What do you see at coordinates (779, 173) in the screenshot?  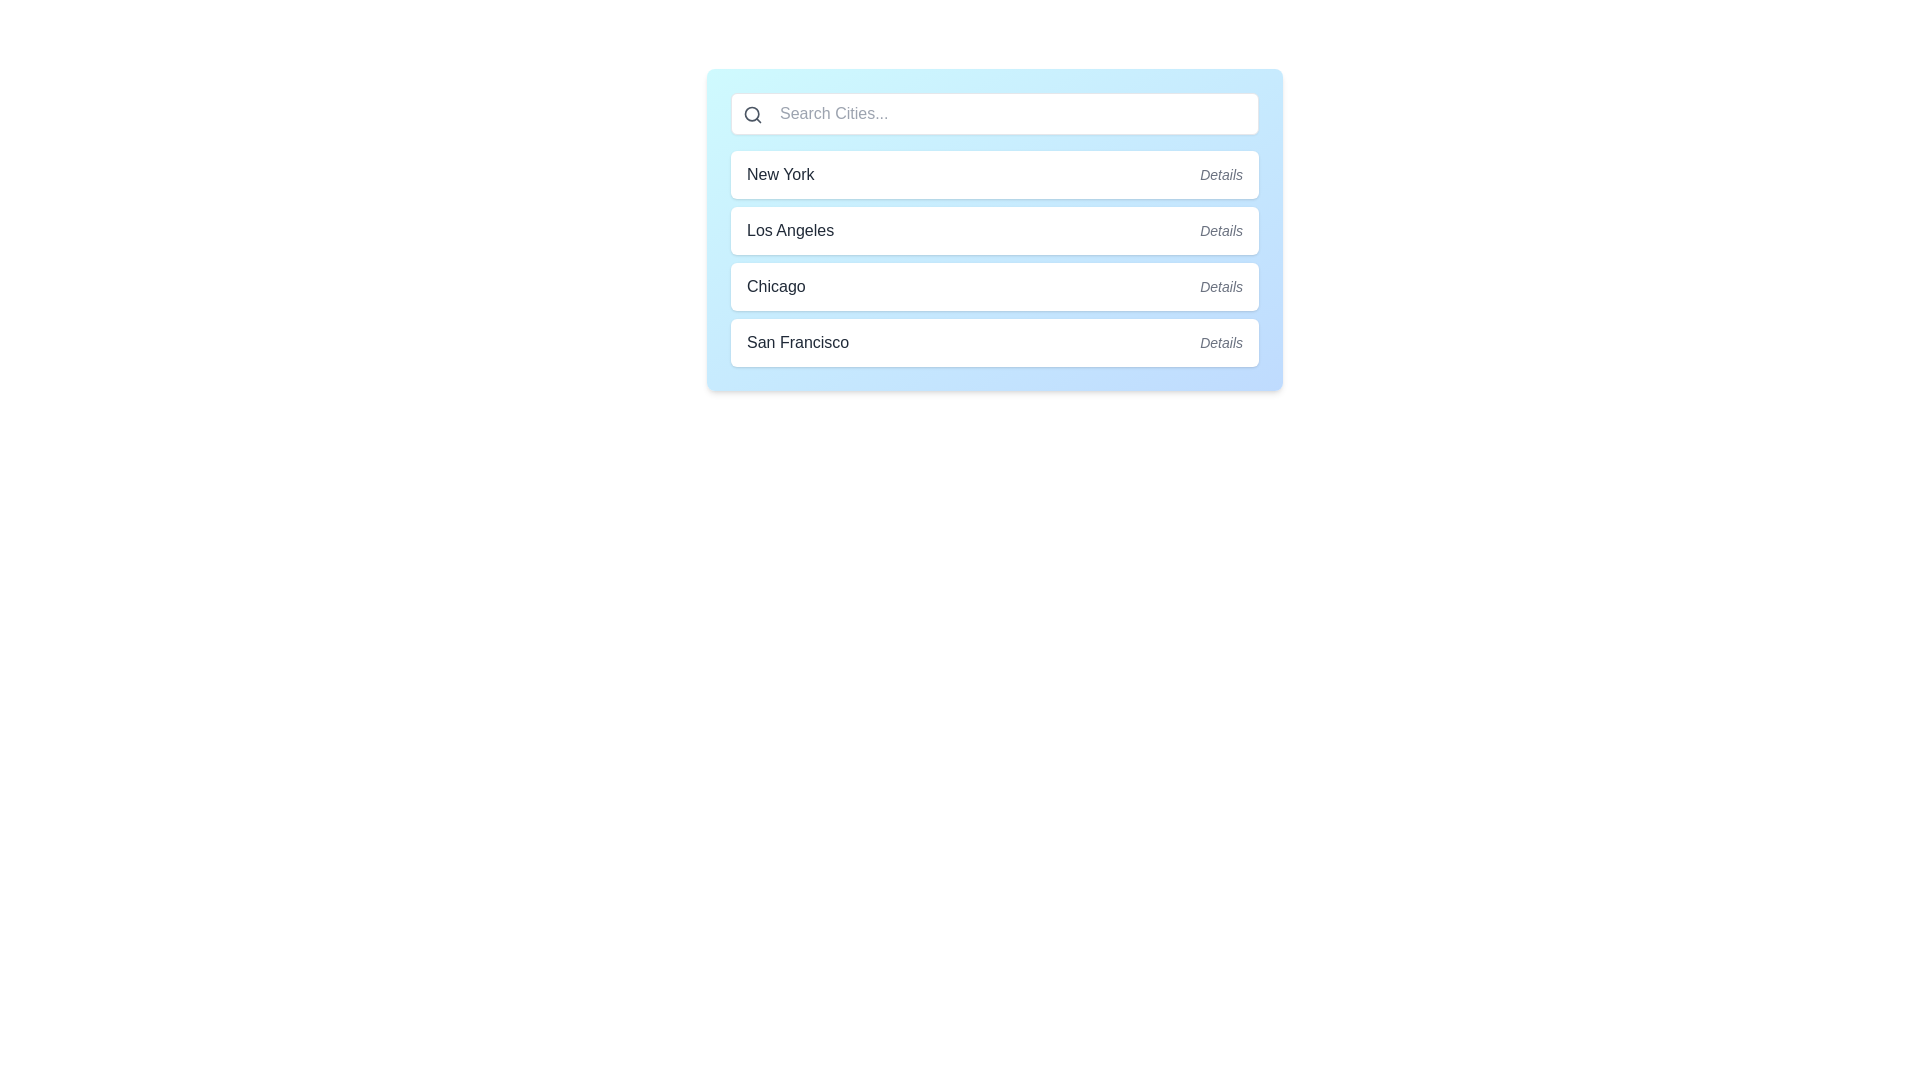 I see `the text label for the first city entry located at the left-hand side of the first row in the list` at bounding box center [779, 173].